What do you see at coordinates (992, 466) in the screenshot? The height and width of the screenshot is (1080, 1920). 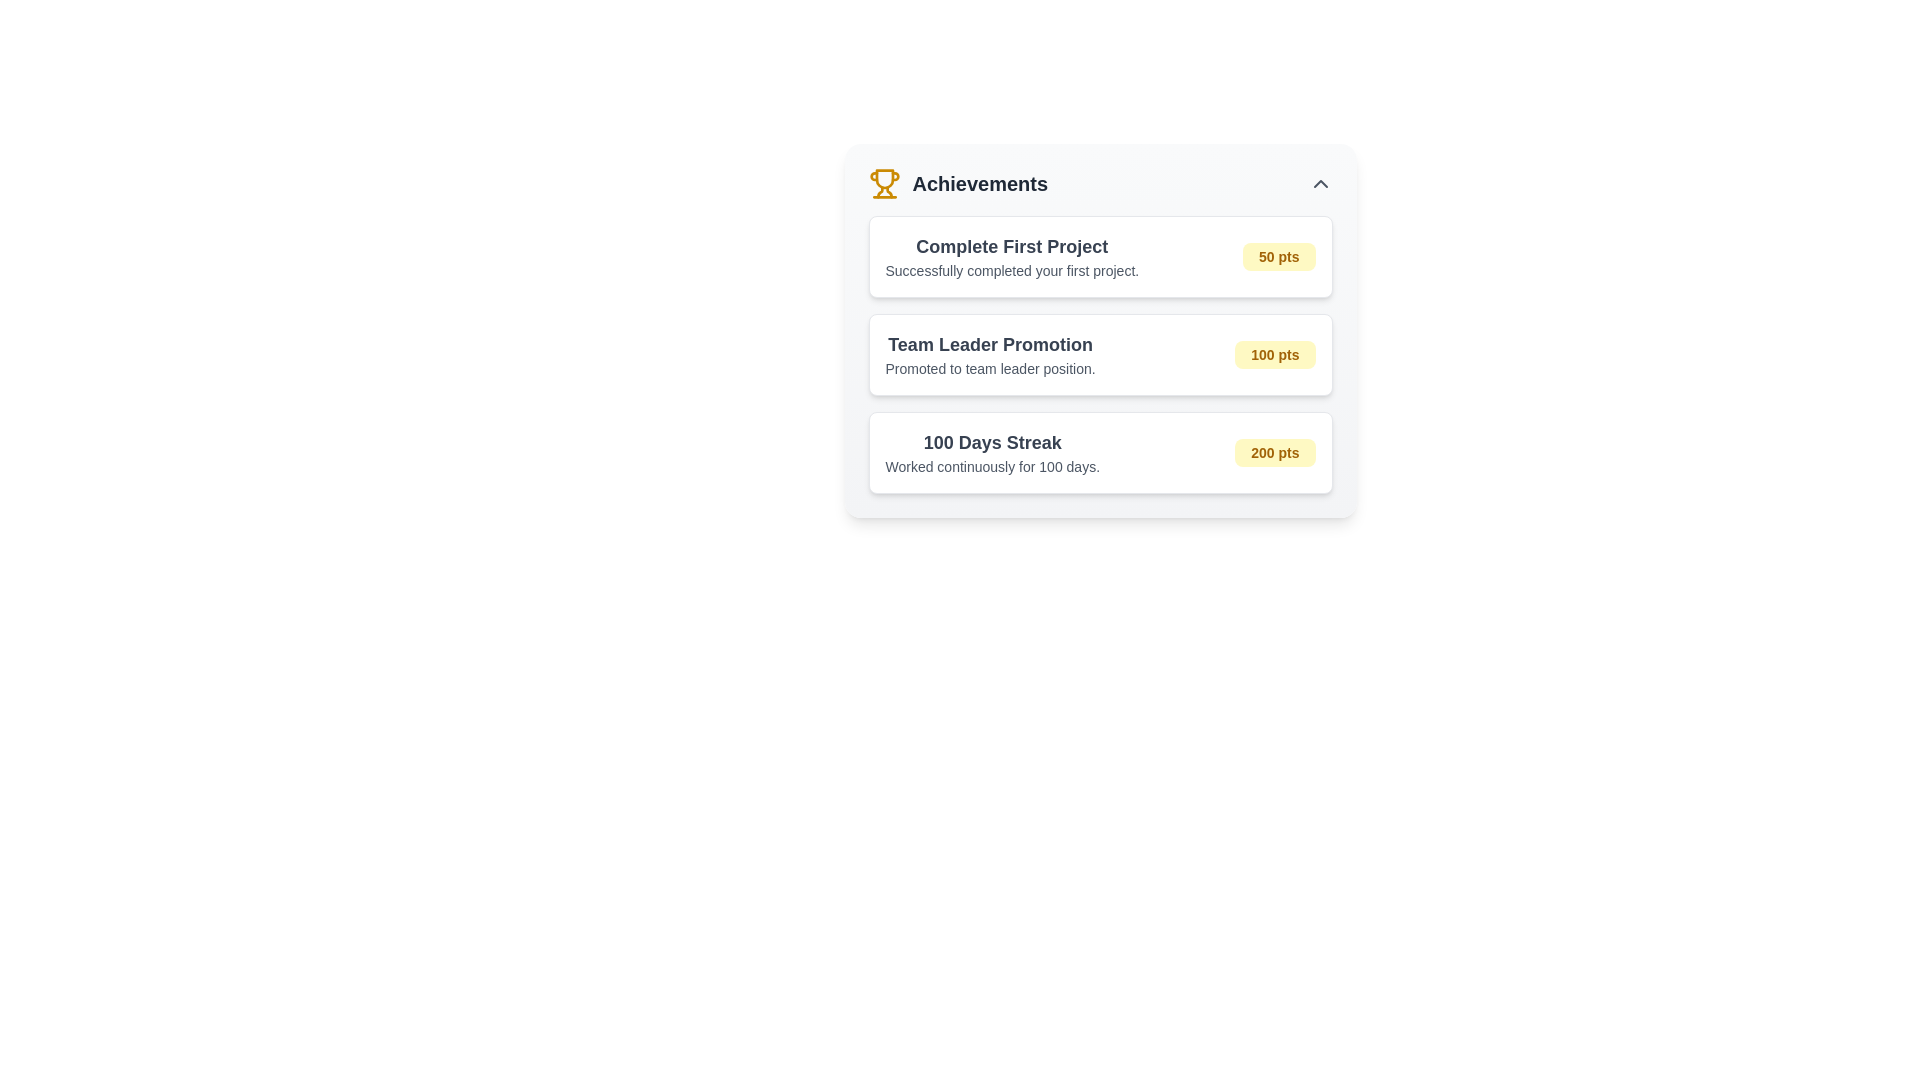 I see `the text label providing additional information regarding the '100 Days Streak' achievement, located beneath the heading in the 'Achievements' section` at bounding box center [992, 466].